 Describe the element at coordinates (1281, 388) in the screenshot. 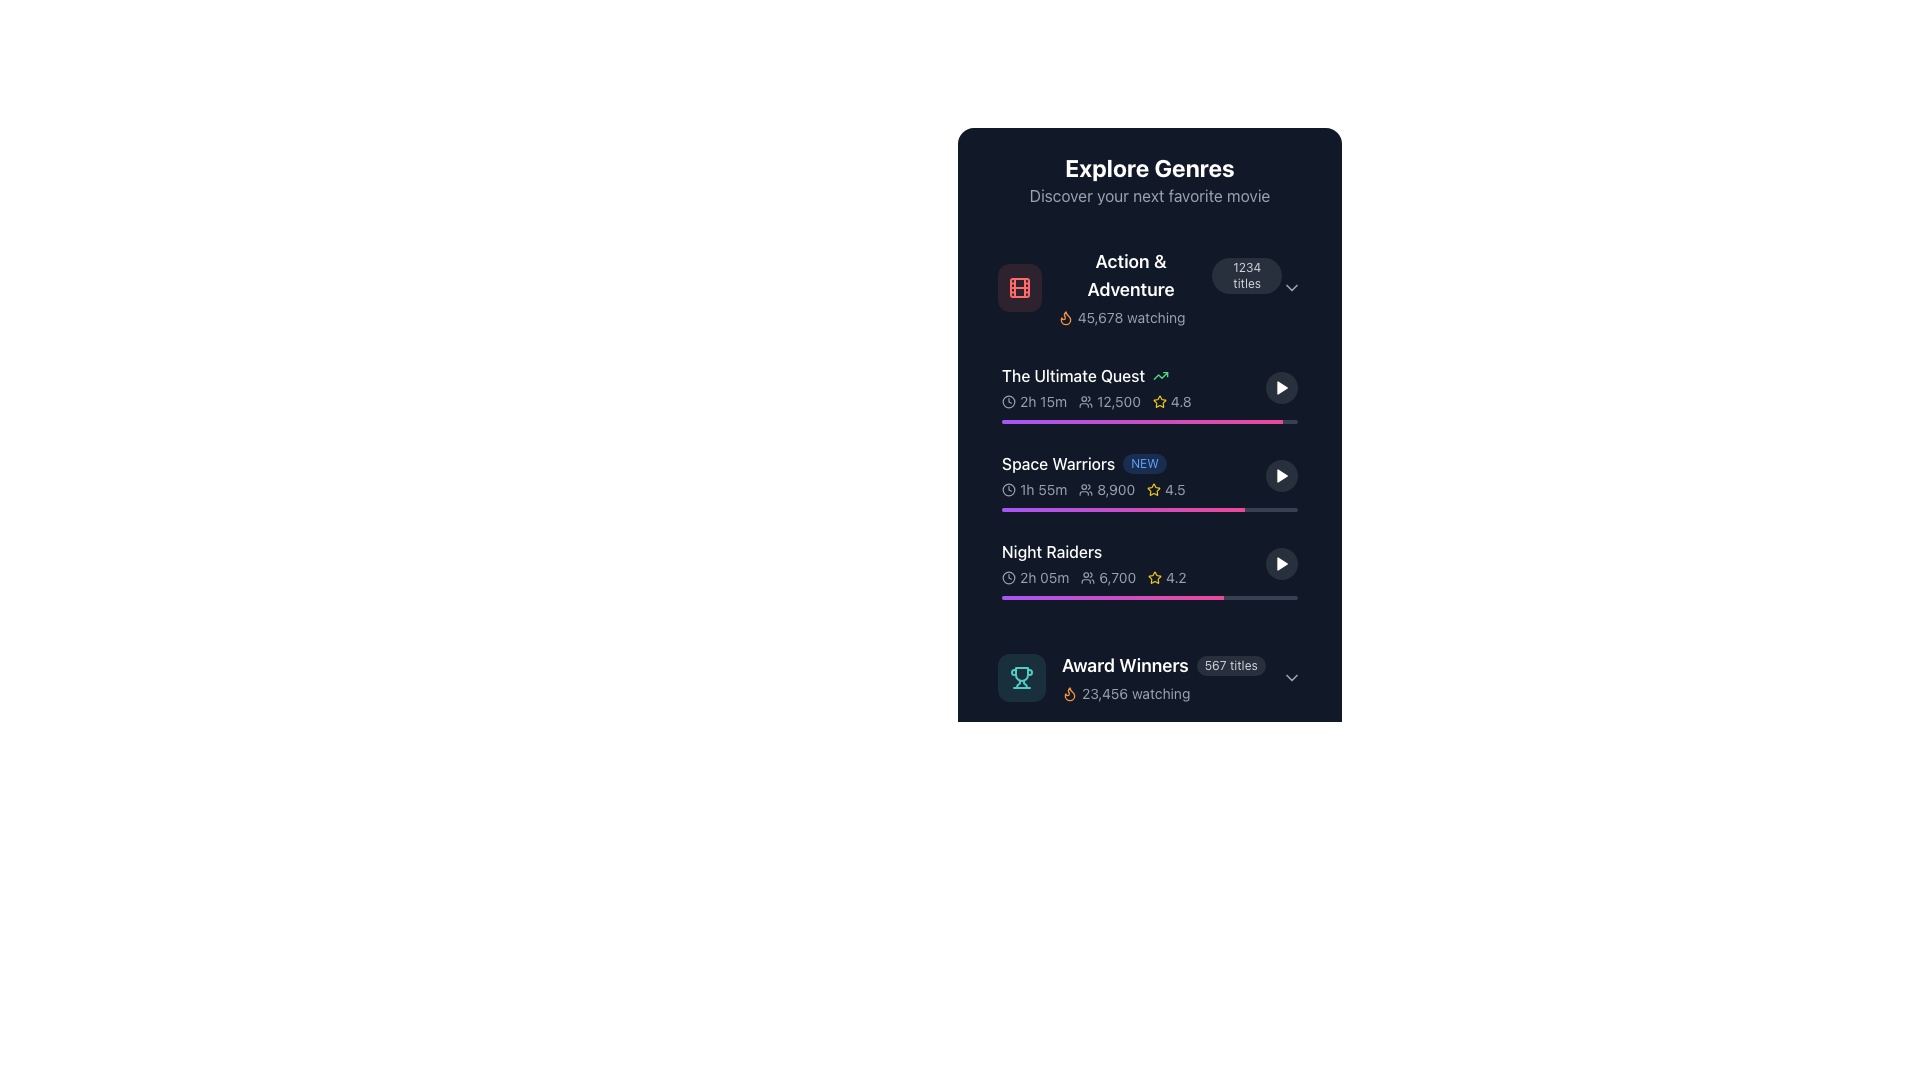

I see `the button for 'The Ultimate Quest' listing` at that location.